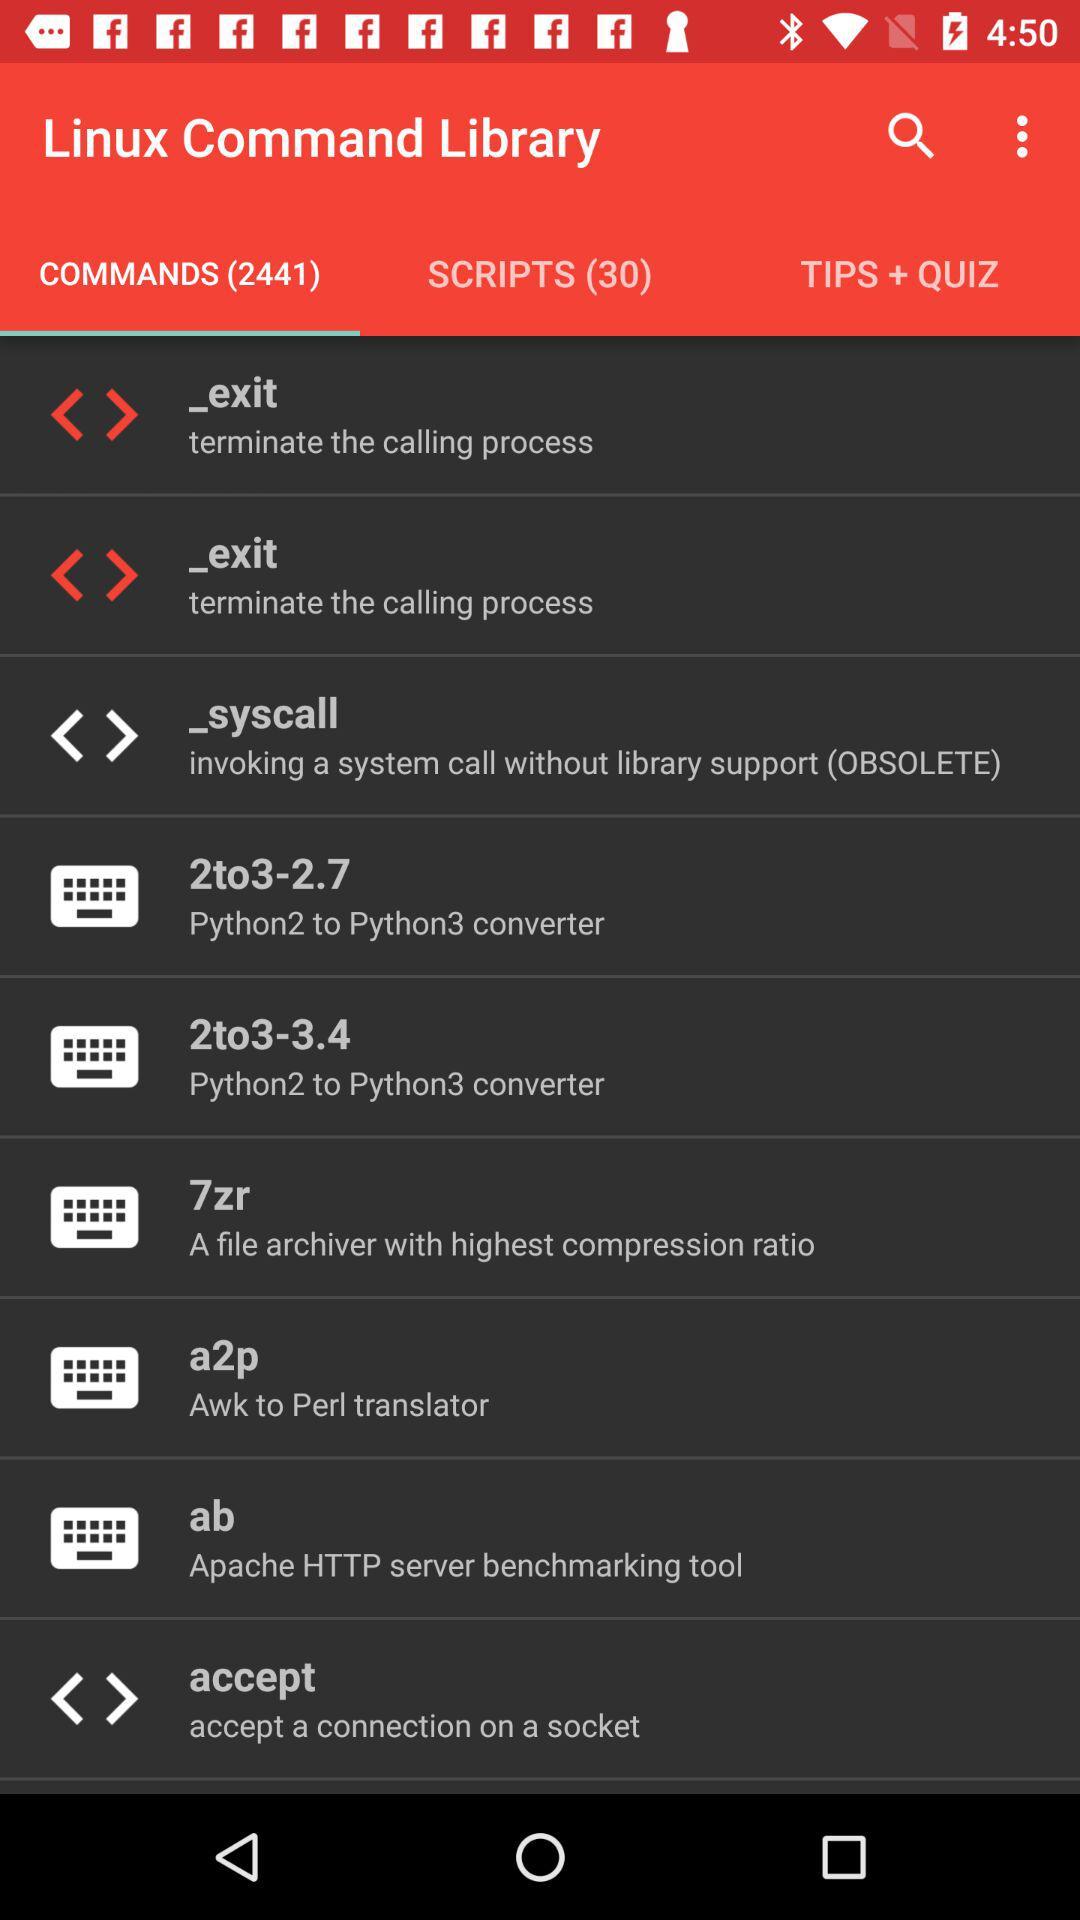 This screenshot has height=1920, width=1080. Describe the element at coordinates (911, 135) in the screenshot. I see `icon next to the linux command library item` at that location.